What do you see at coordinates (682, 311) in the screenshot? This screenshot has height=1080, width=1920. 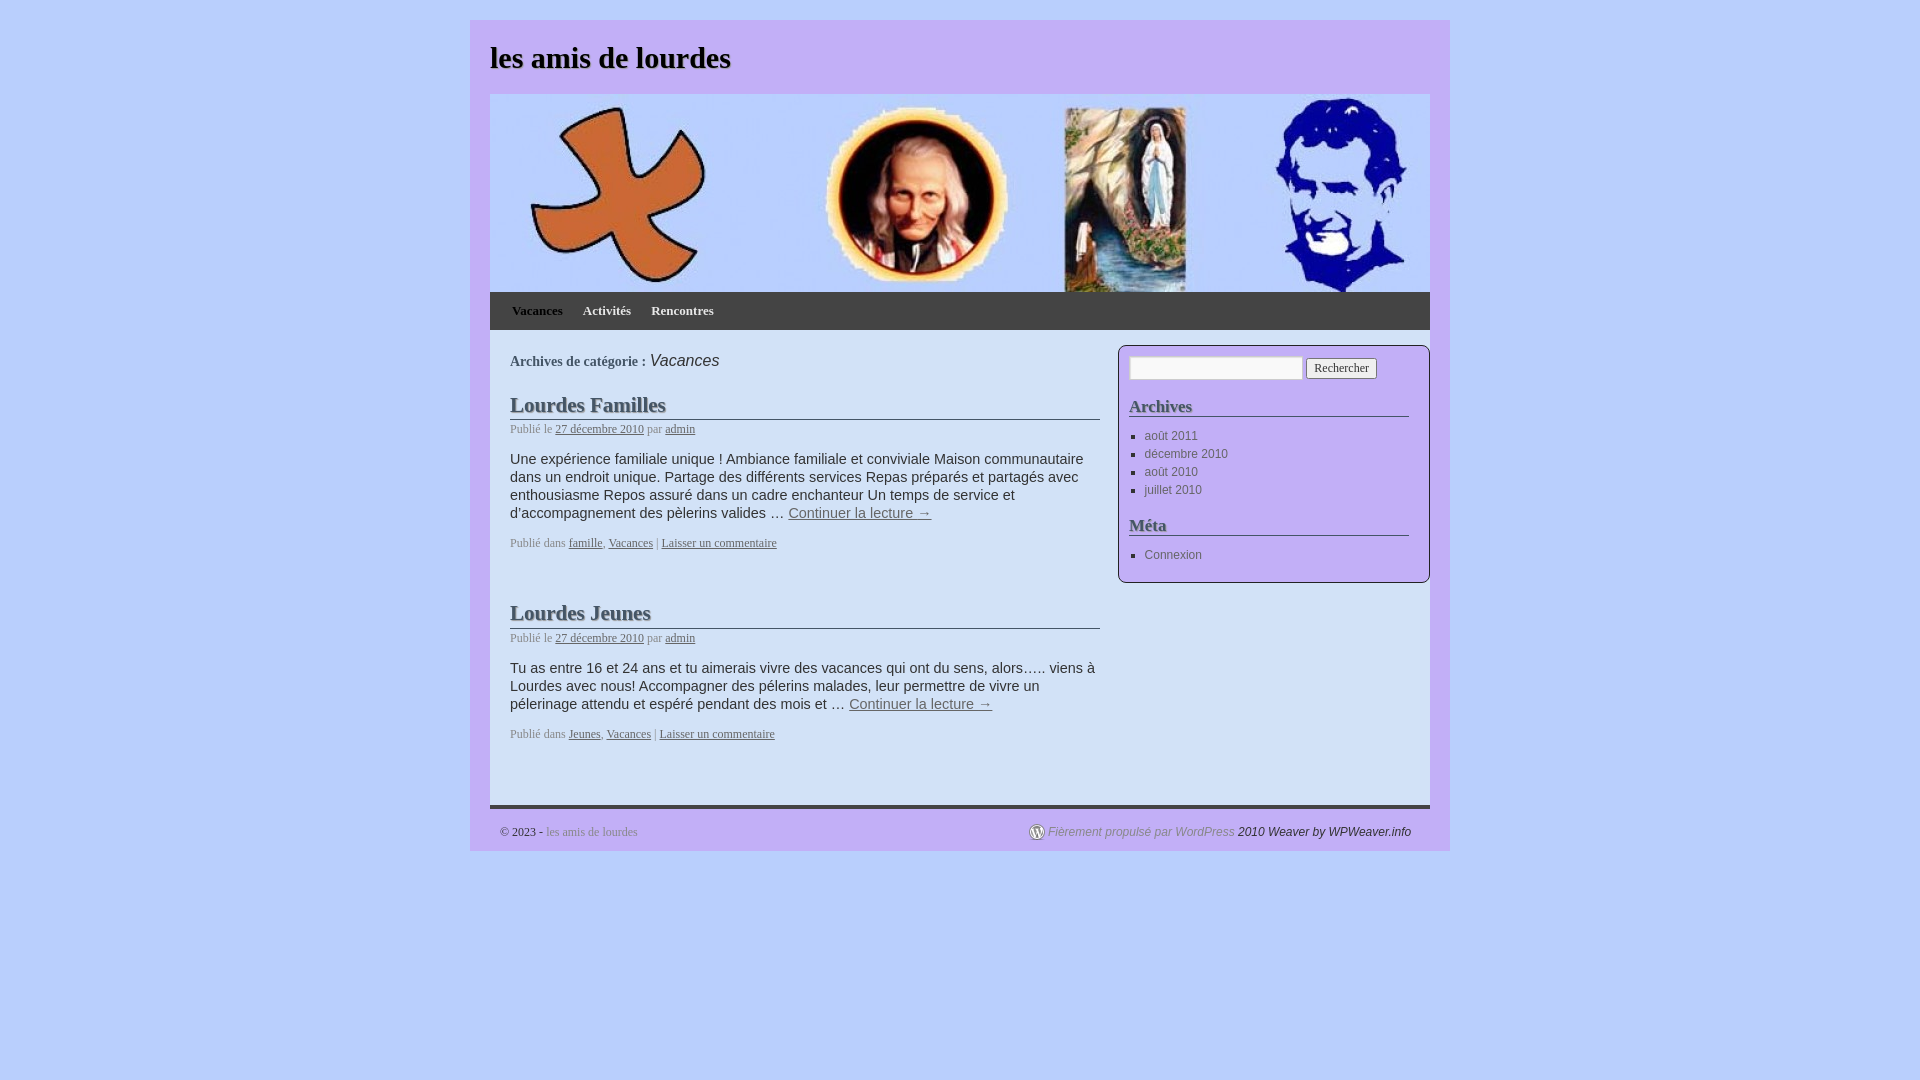 I see `'Rencontres'` at bounding box center [682, 311].